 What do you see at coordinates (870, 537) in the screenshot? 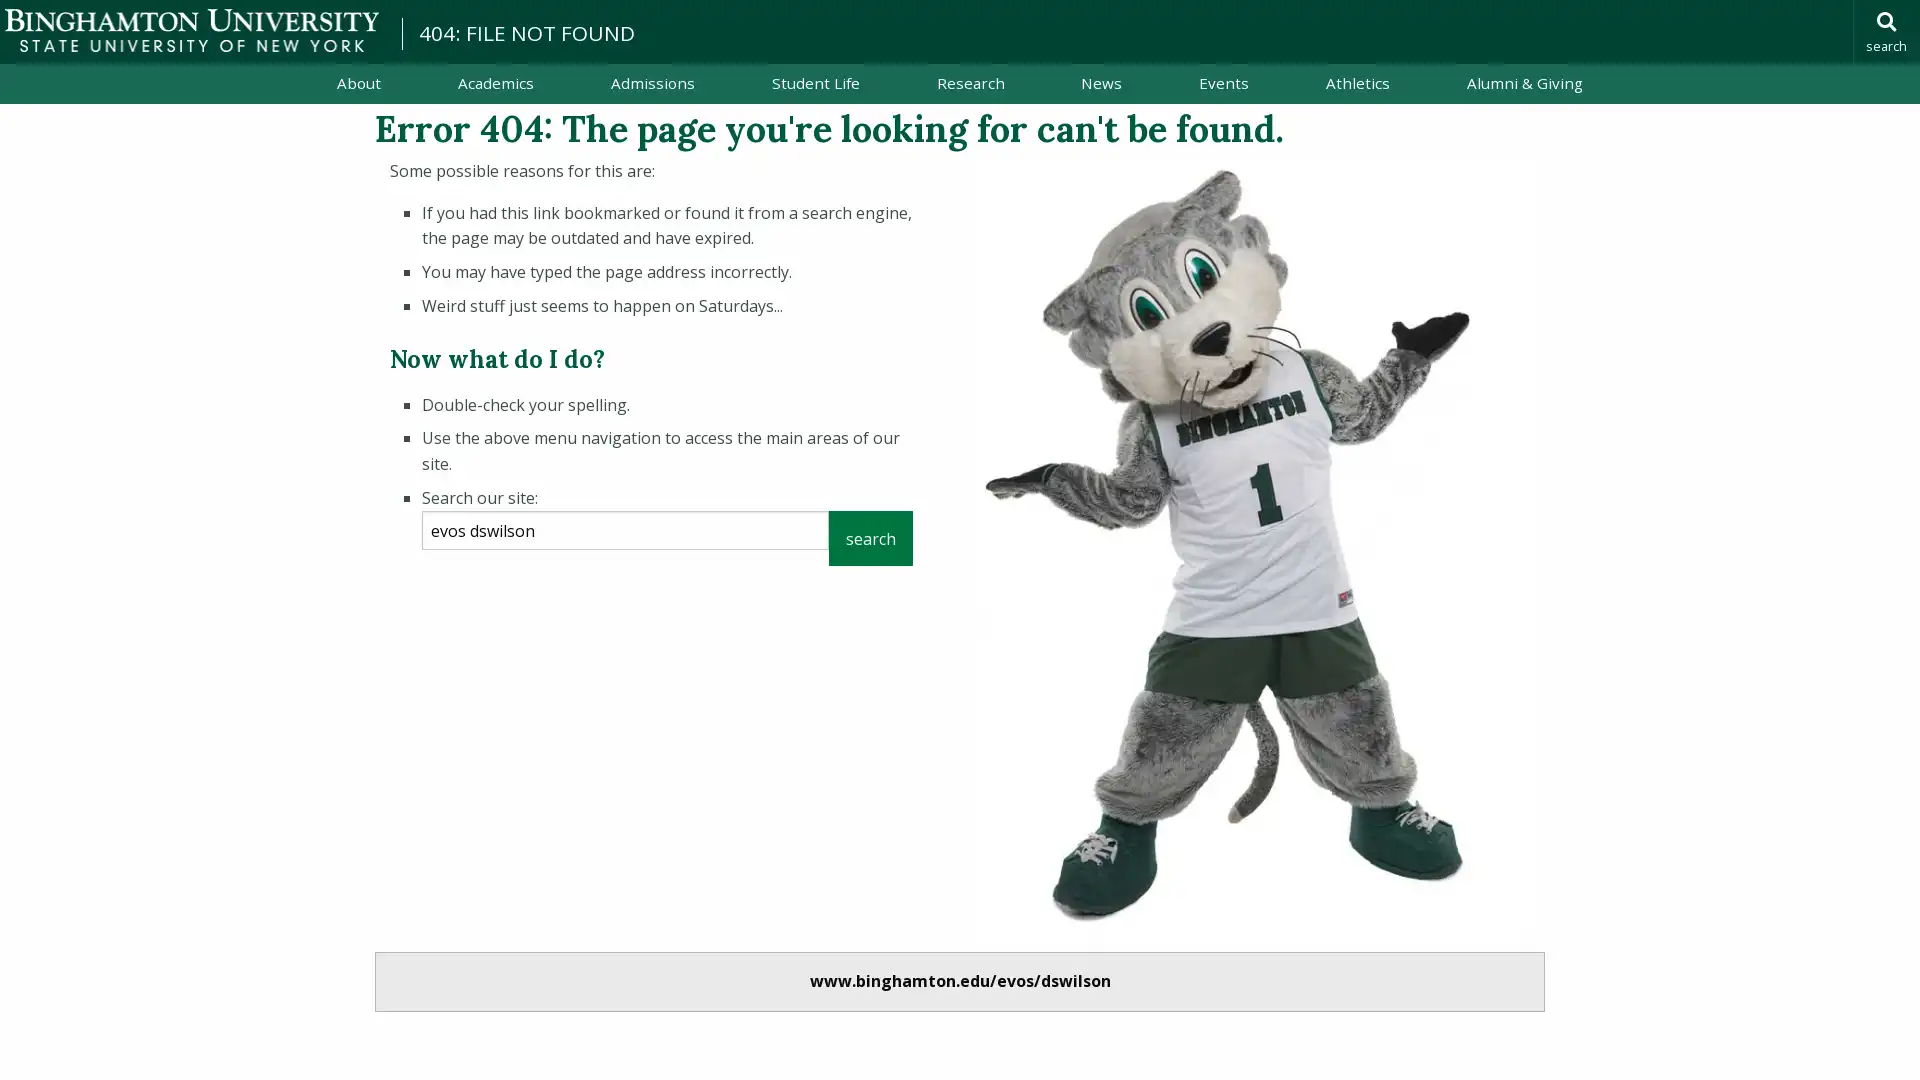
I see `search` at bounding box center [870, 537].